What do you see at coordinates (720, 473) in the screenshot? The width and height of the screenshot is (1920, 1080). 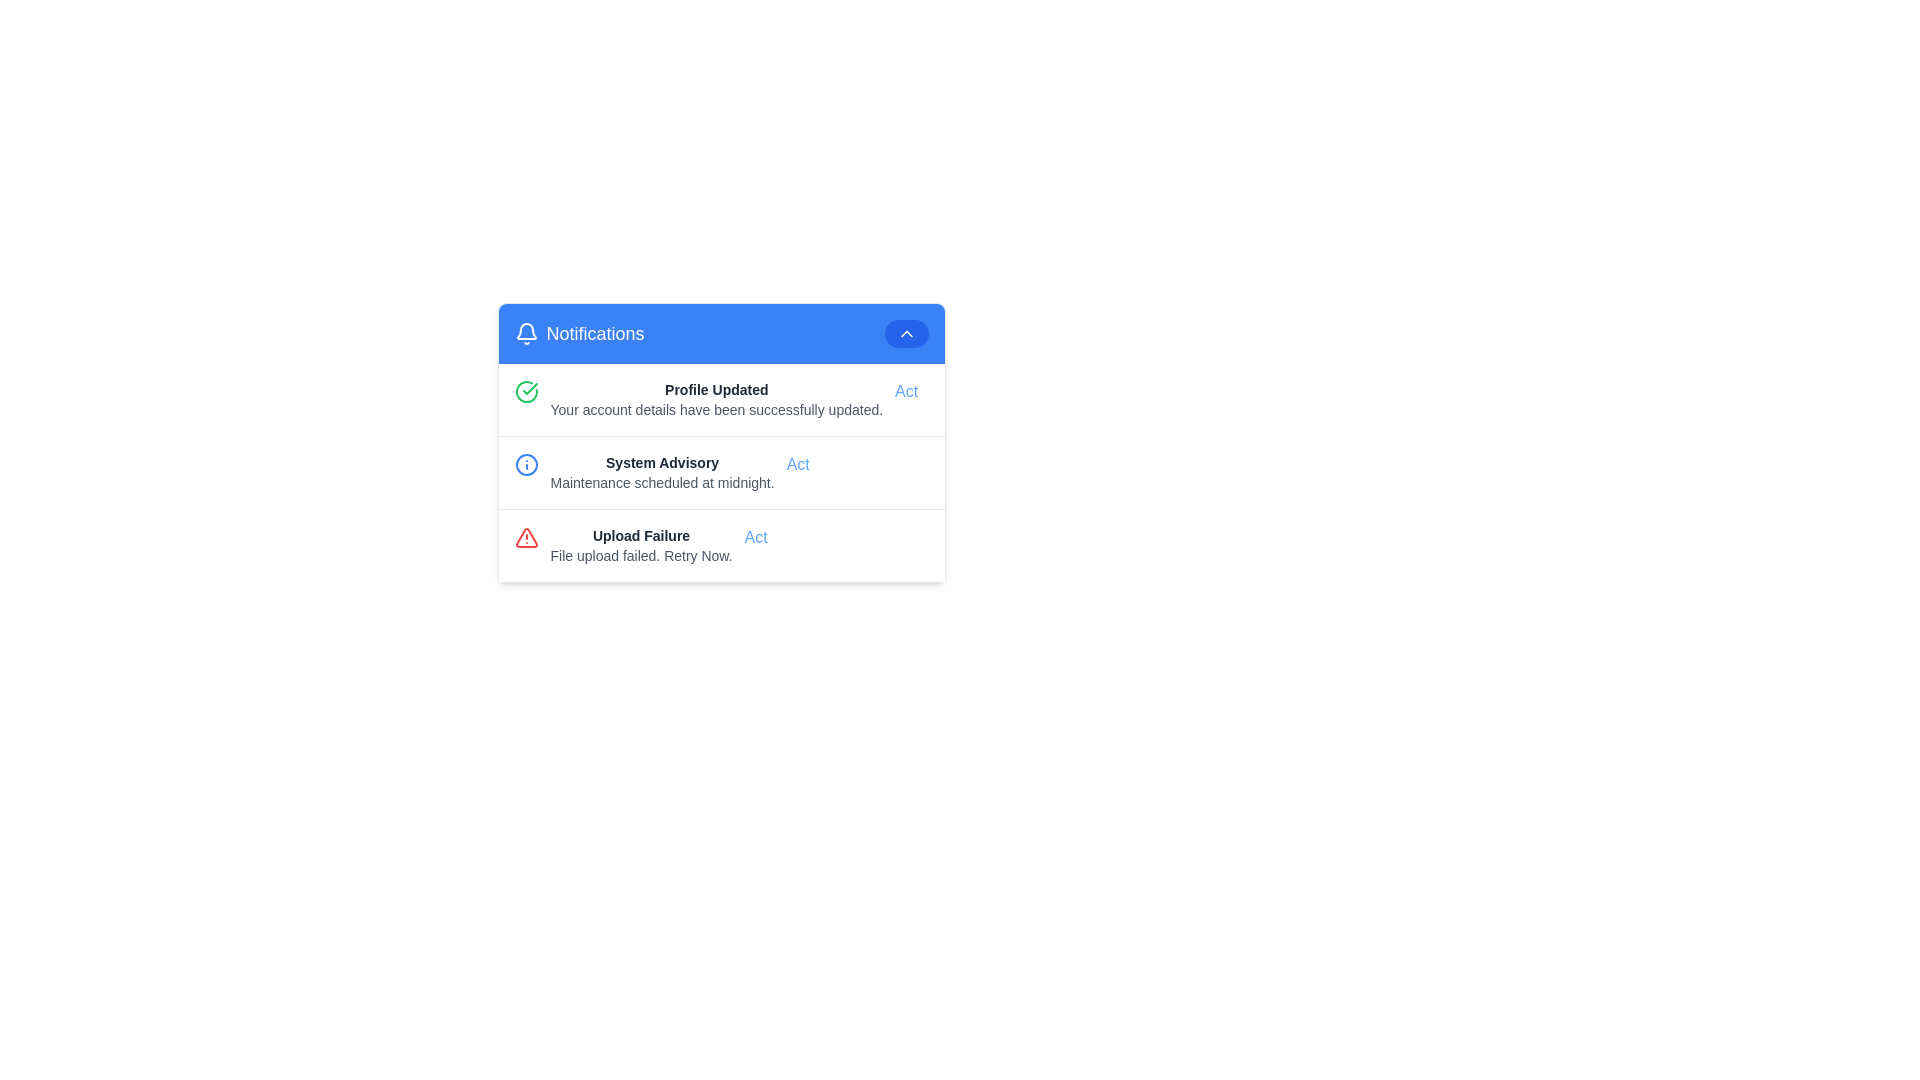 I see `advisory notification displayed in the middle section under the 'Notifications' header` at bounding box center [720, 473].